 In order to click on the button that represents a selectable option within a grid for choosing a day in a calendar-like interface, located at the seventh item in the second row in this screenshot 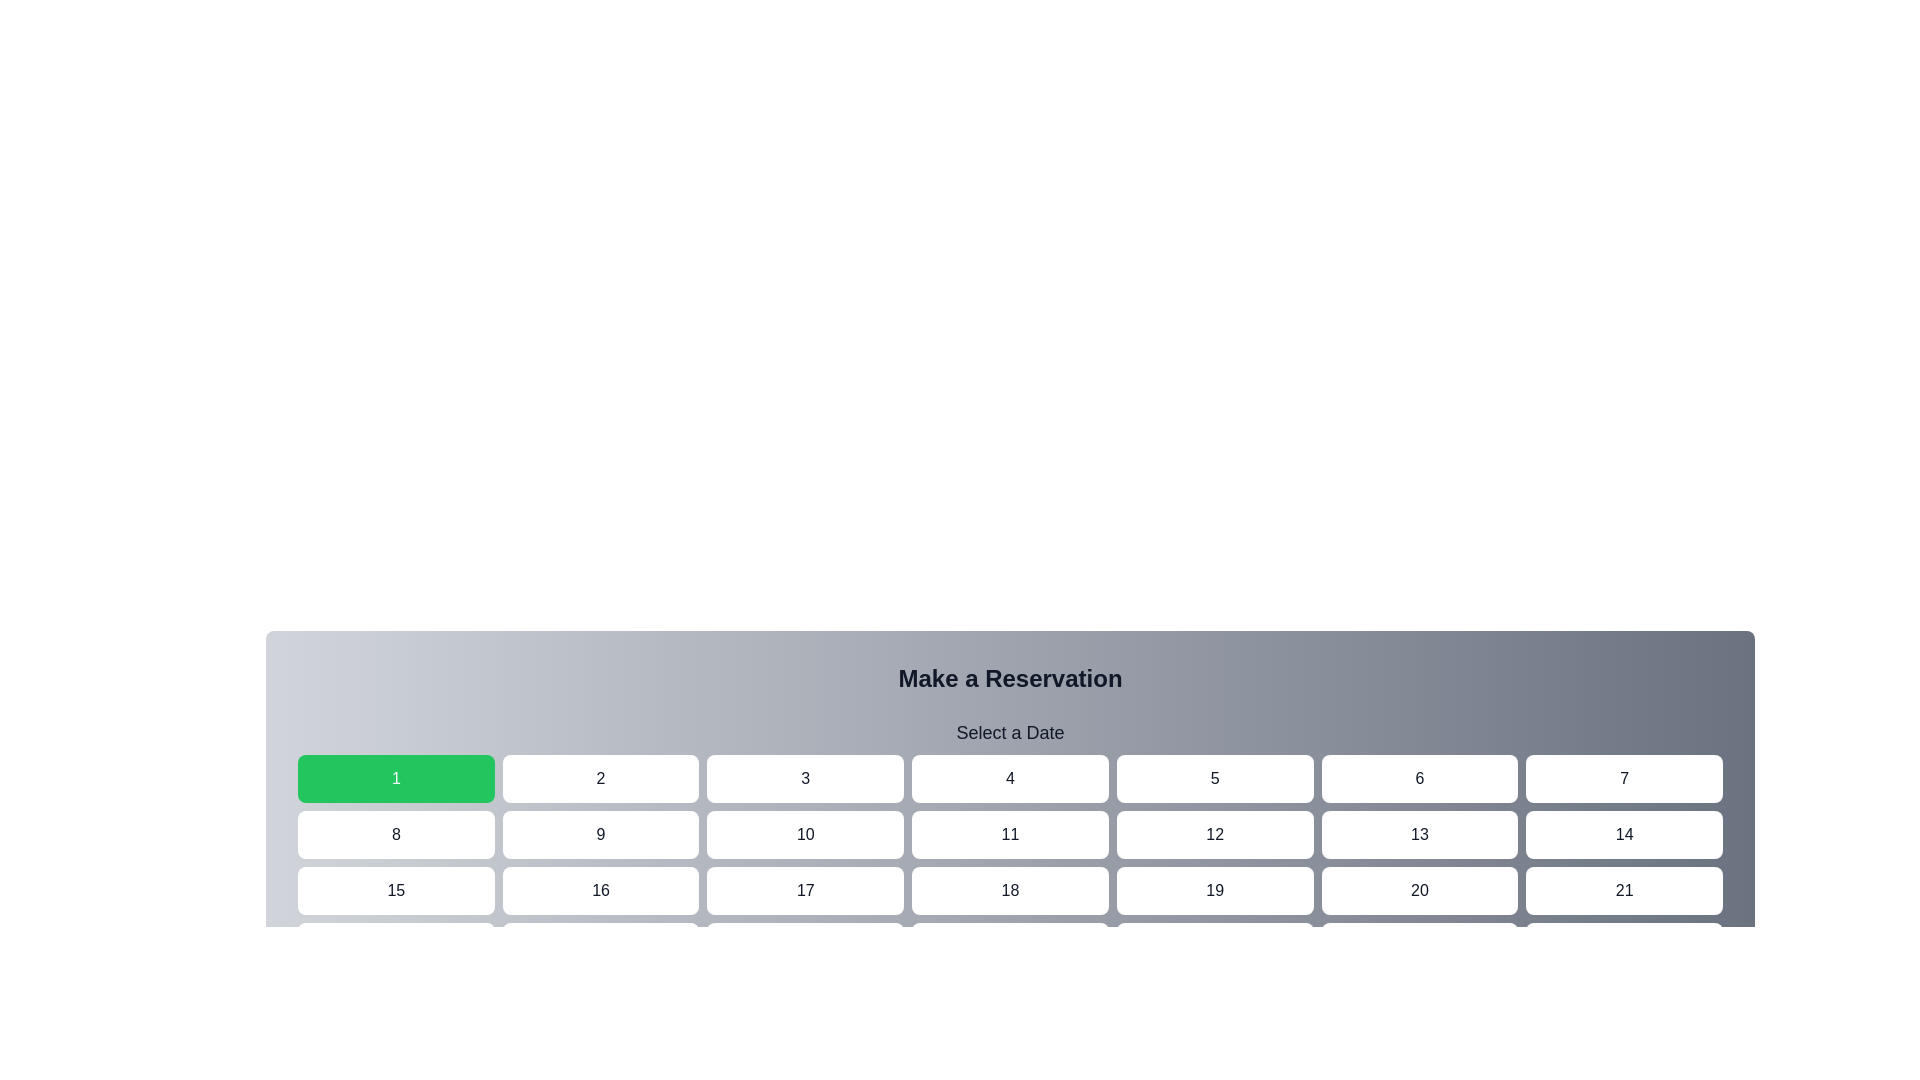, I will do `click(1624, 834)`.